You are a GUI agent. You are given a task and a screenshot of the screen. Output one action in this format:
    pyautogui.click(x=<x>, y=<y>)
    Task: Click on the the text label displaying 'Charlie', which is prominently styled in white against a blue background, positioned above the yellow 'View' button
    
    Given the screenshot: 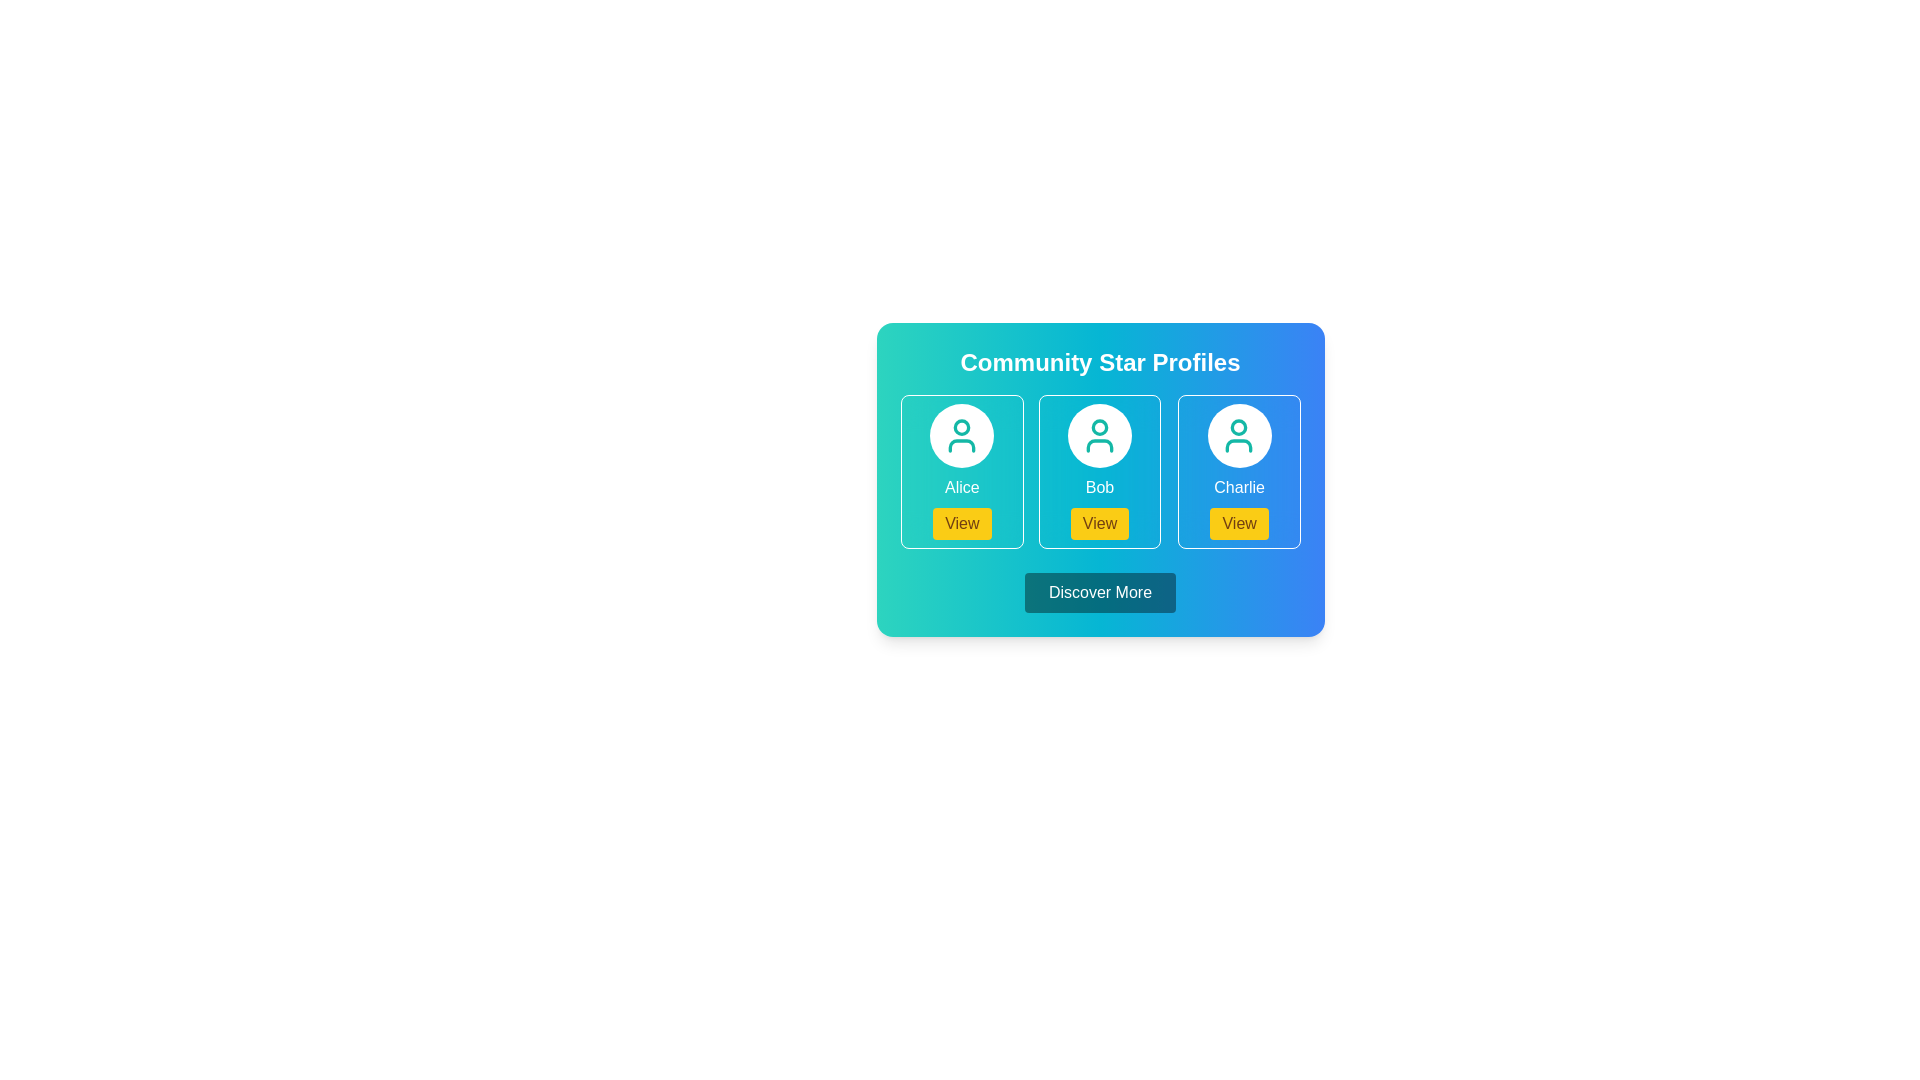 What is the action you would take?
    pyautogui.click(x=1238, y=488)
    